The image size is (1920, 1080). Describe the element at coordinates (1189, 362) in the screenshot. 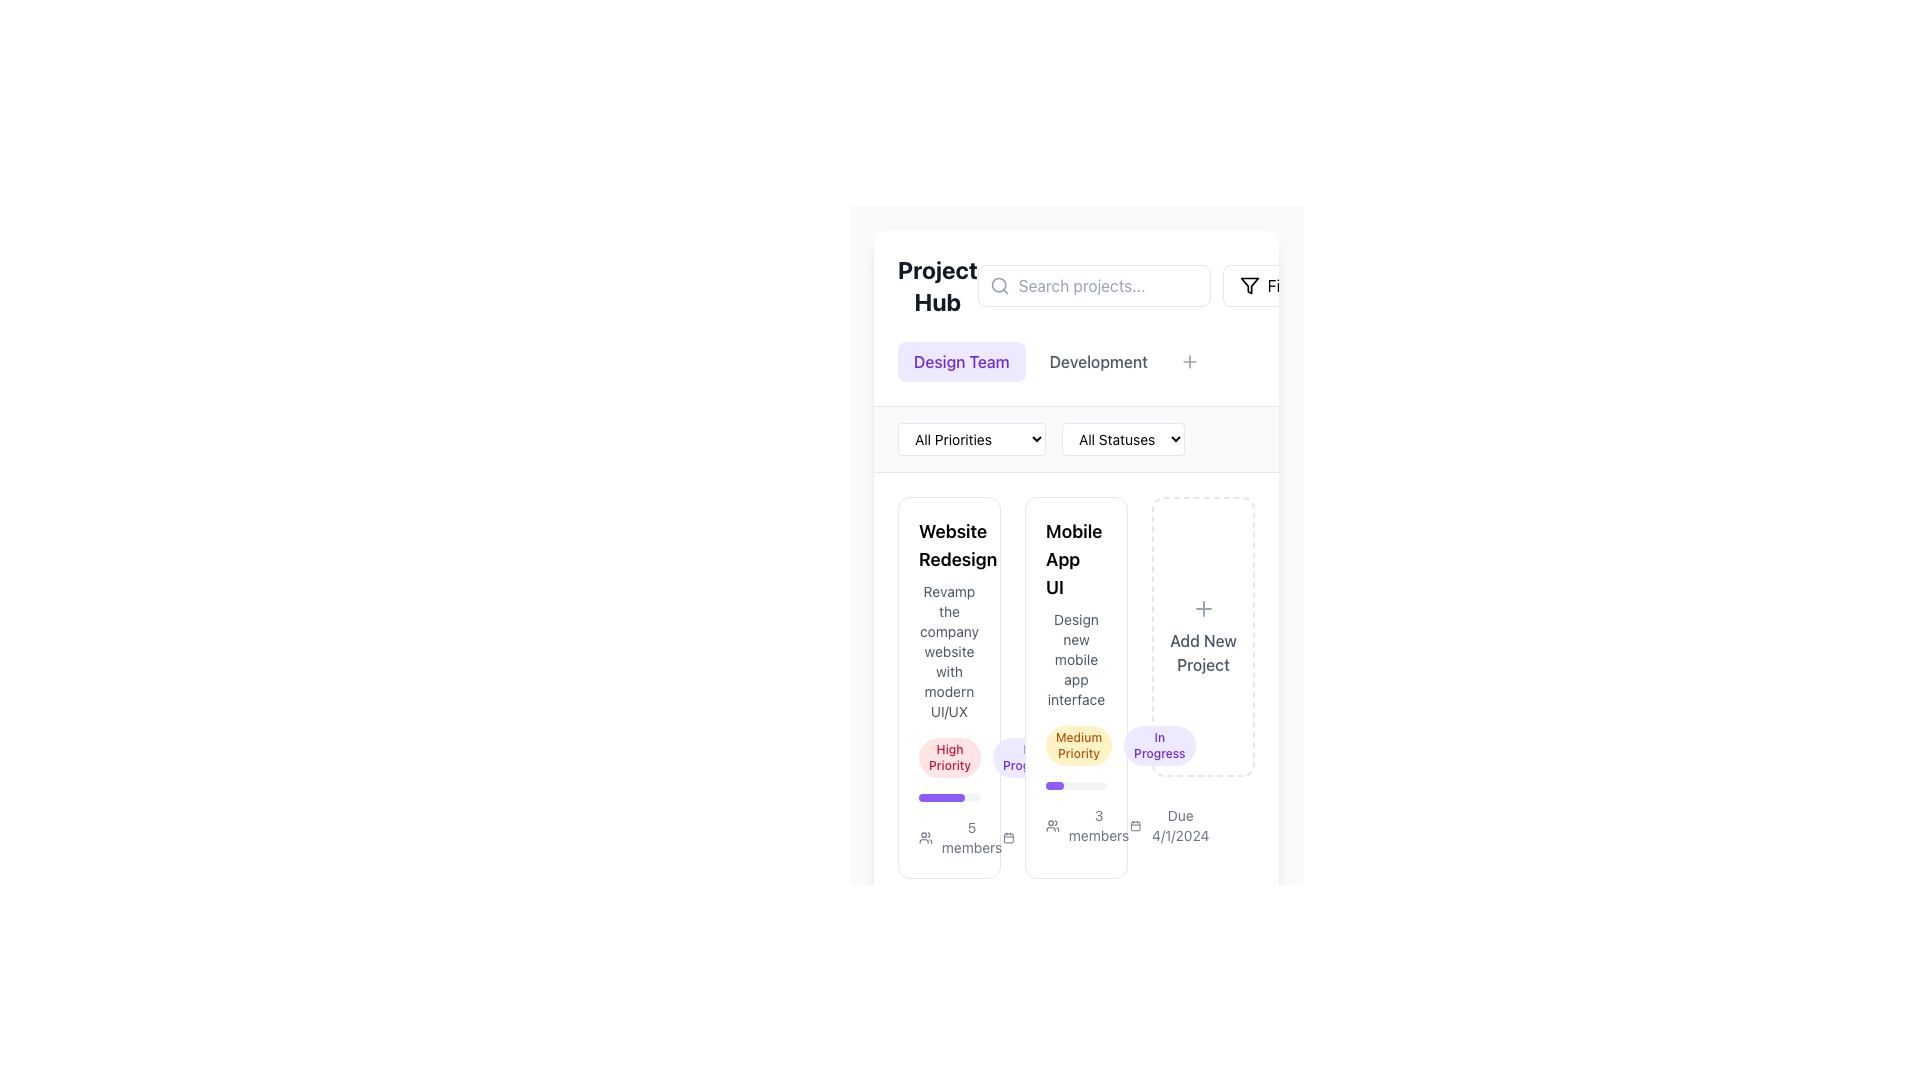

I see `the small rounded rectangle button with light gray text and a plus icon at its center, located to the right of the 'Development' button in the top center section of the interface` at that location.